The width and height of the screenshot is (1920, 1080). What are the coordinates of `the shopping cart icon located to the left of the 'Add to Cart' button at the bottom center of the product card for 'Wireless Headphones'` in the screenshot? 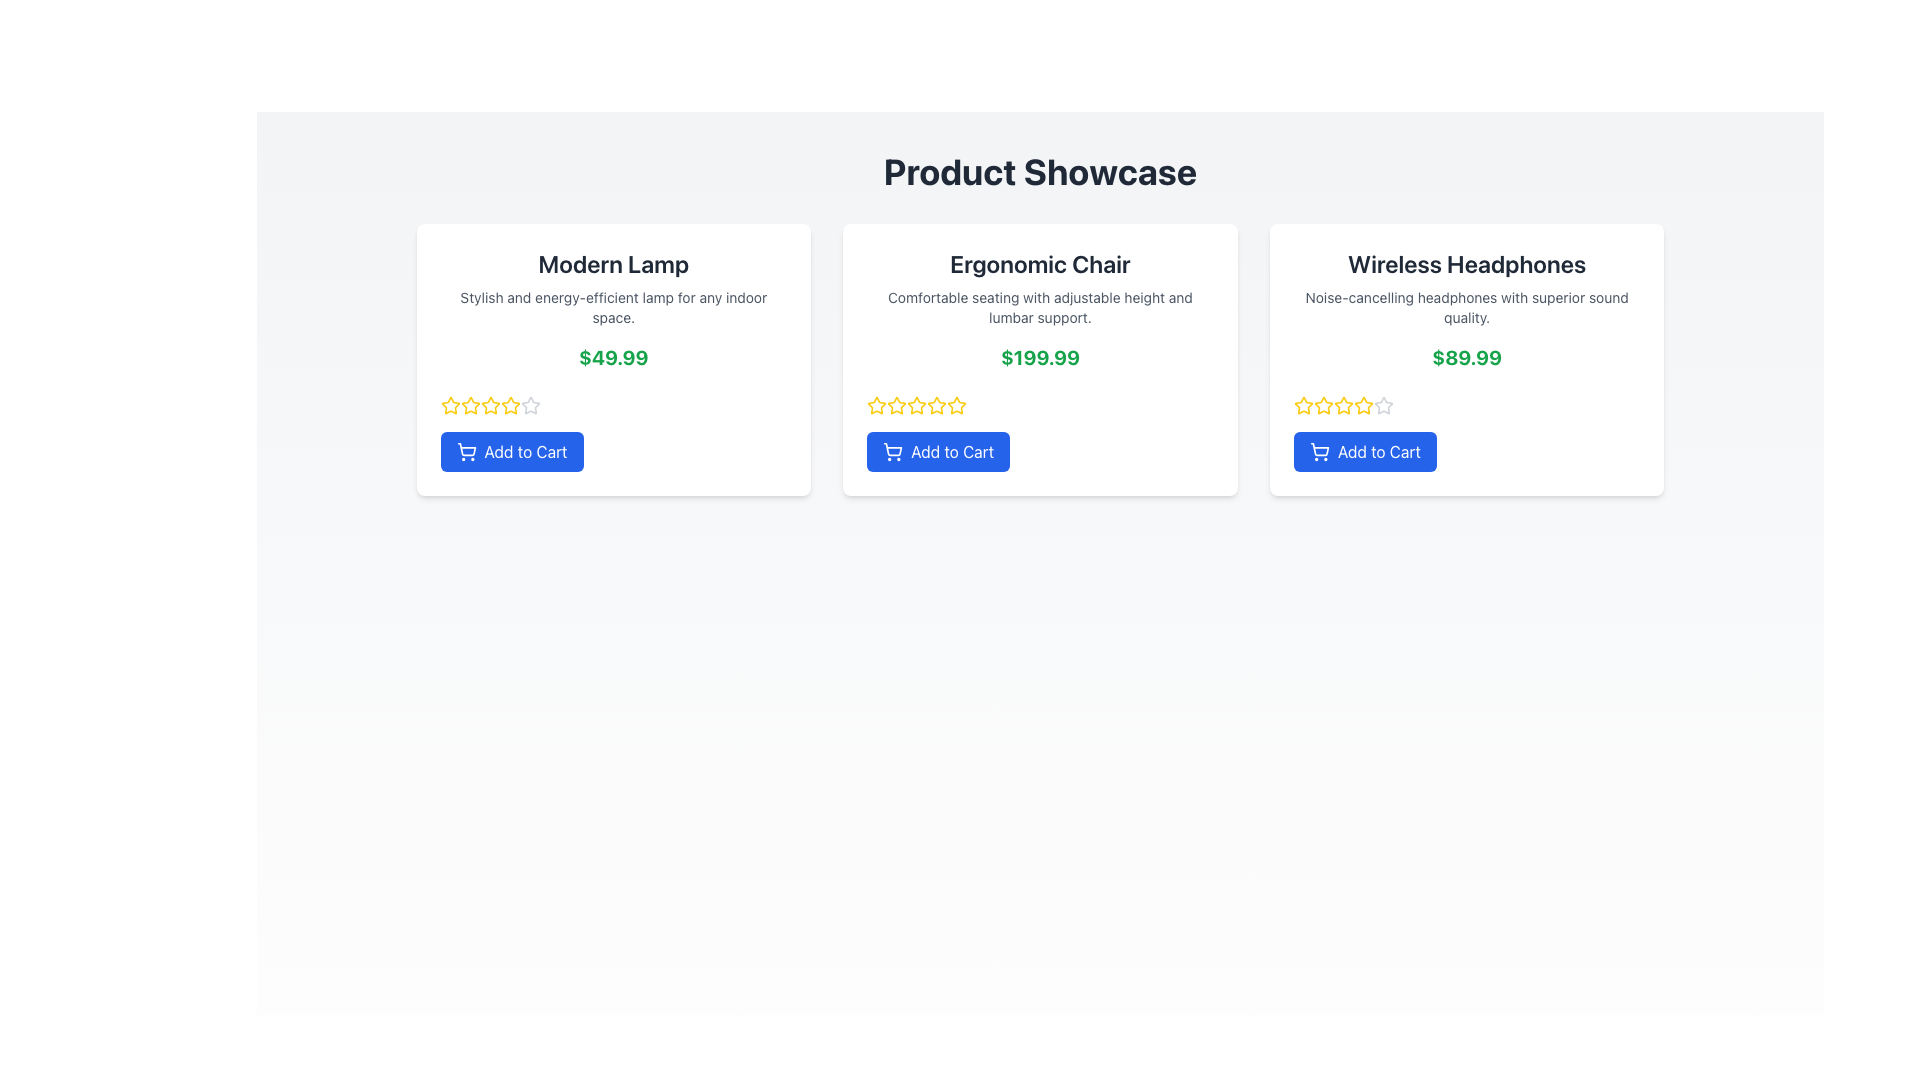 It's located at (1319, 451).